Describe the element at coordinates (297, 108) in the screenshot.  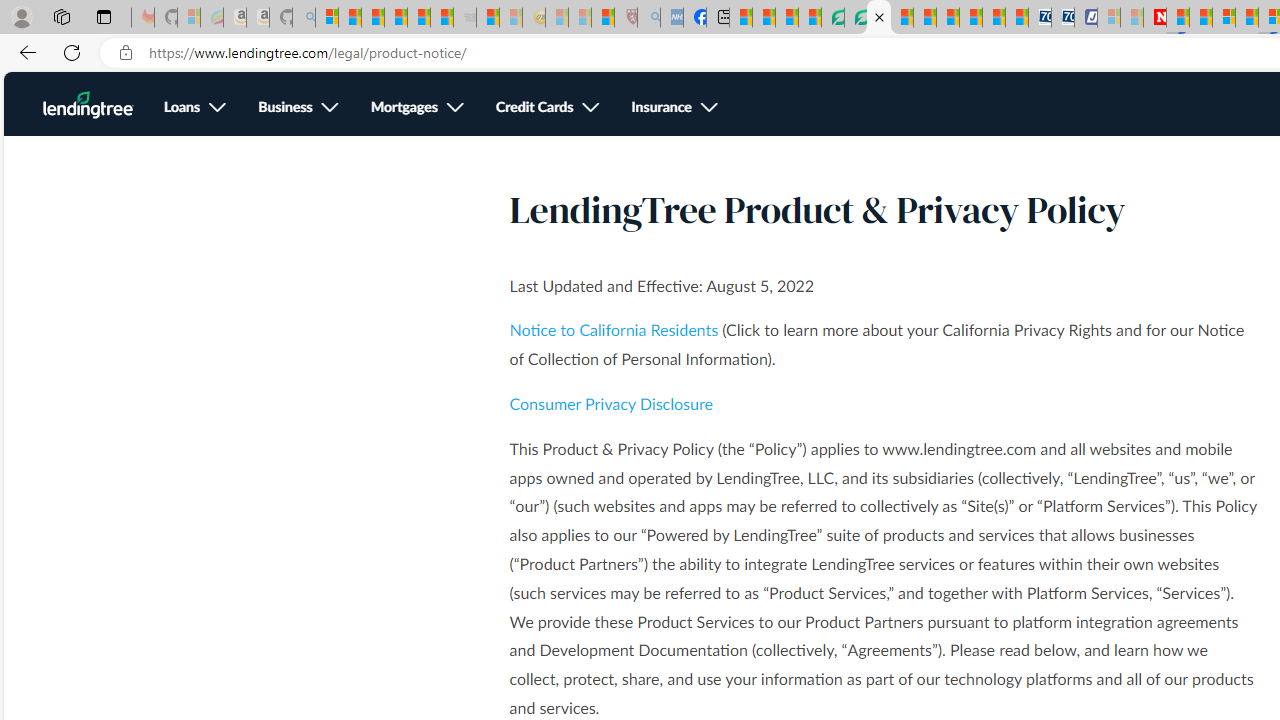
I see `'Business, see more'` at that location.